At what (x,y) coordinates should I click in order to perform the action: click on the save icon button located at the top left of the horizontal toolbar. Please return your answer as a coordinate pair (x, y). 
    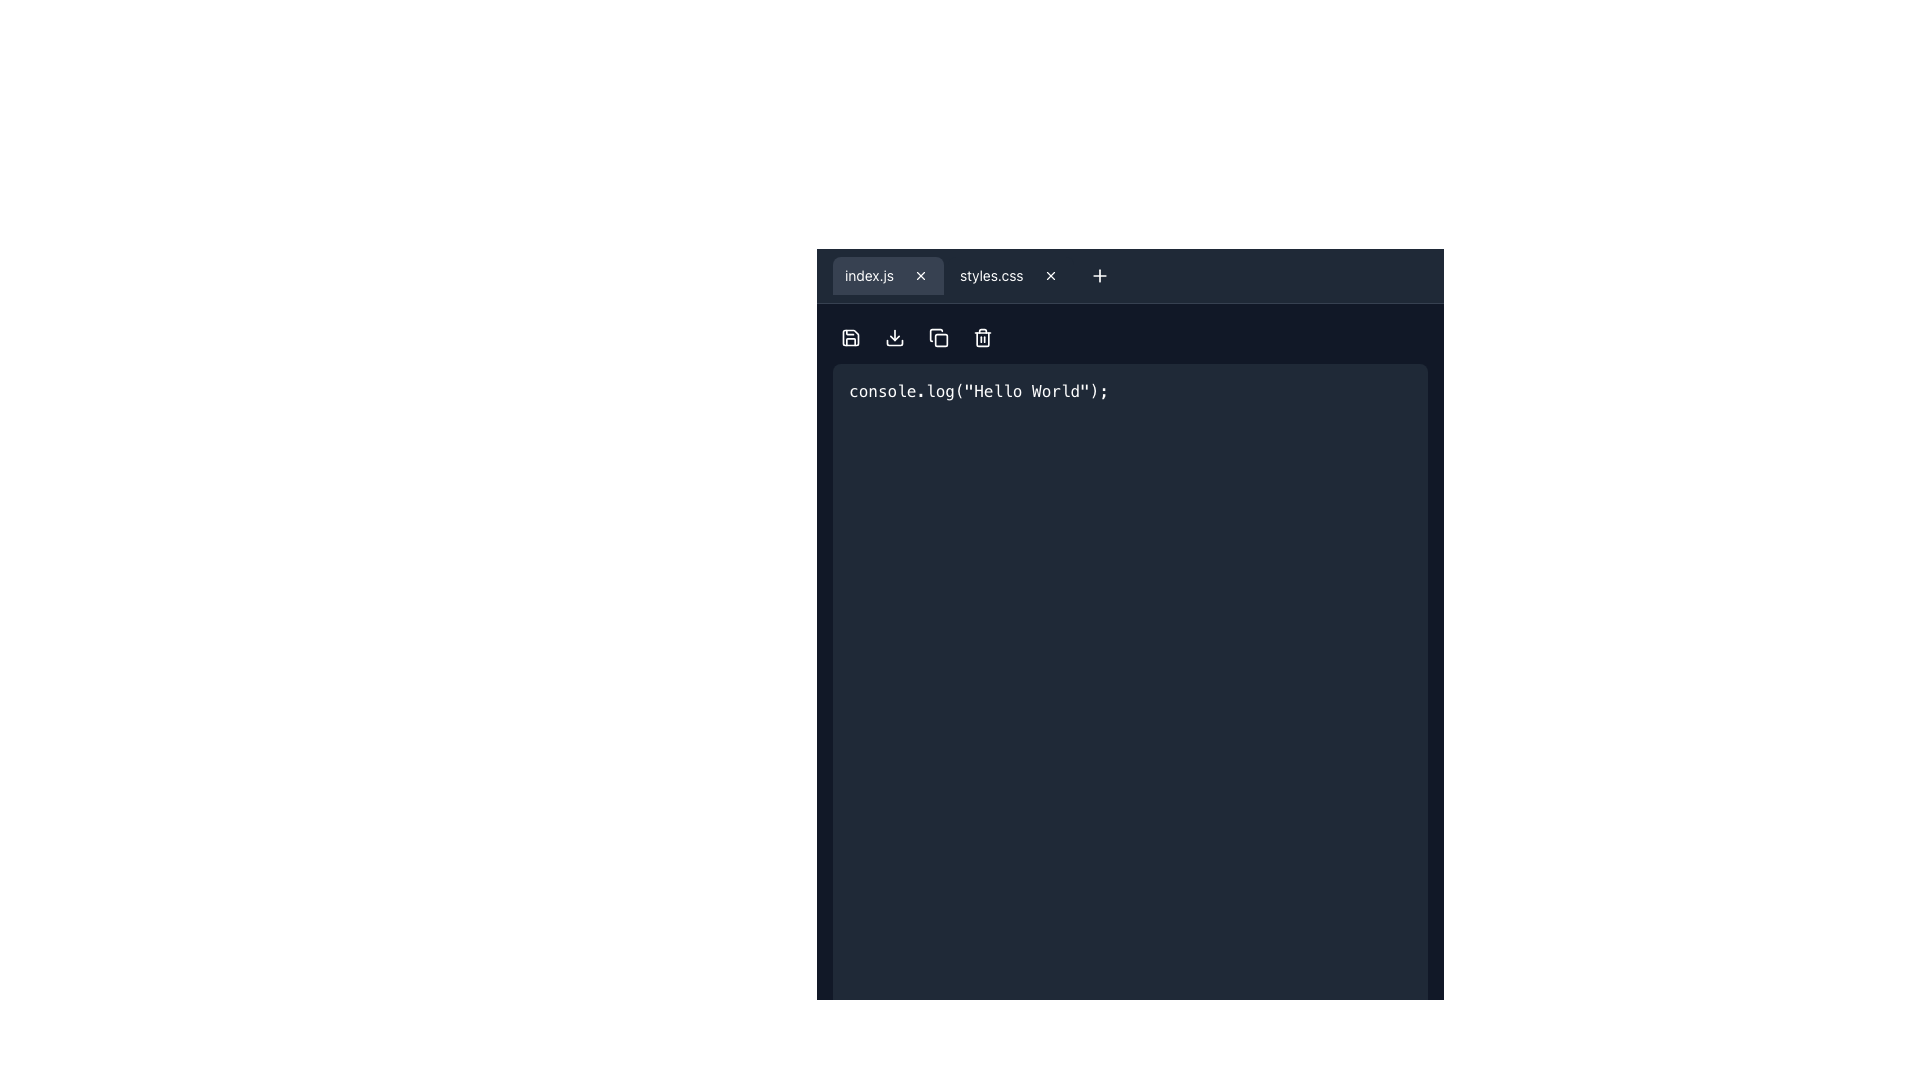
    Looking at the image, I should click on (850, 337).